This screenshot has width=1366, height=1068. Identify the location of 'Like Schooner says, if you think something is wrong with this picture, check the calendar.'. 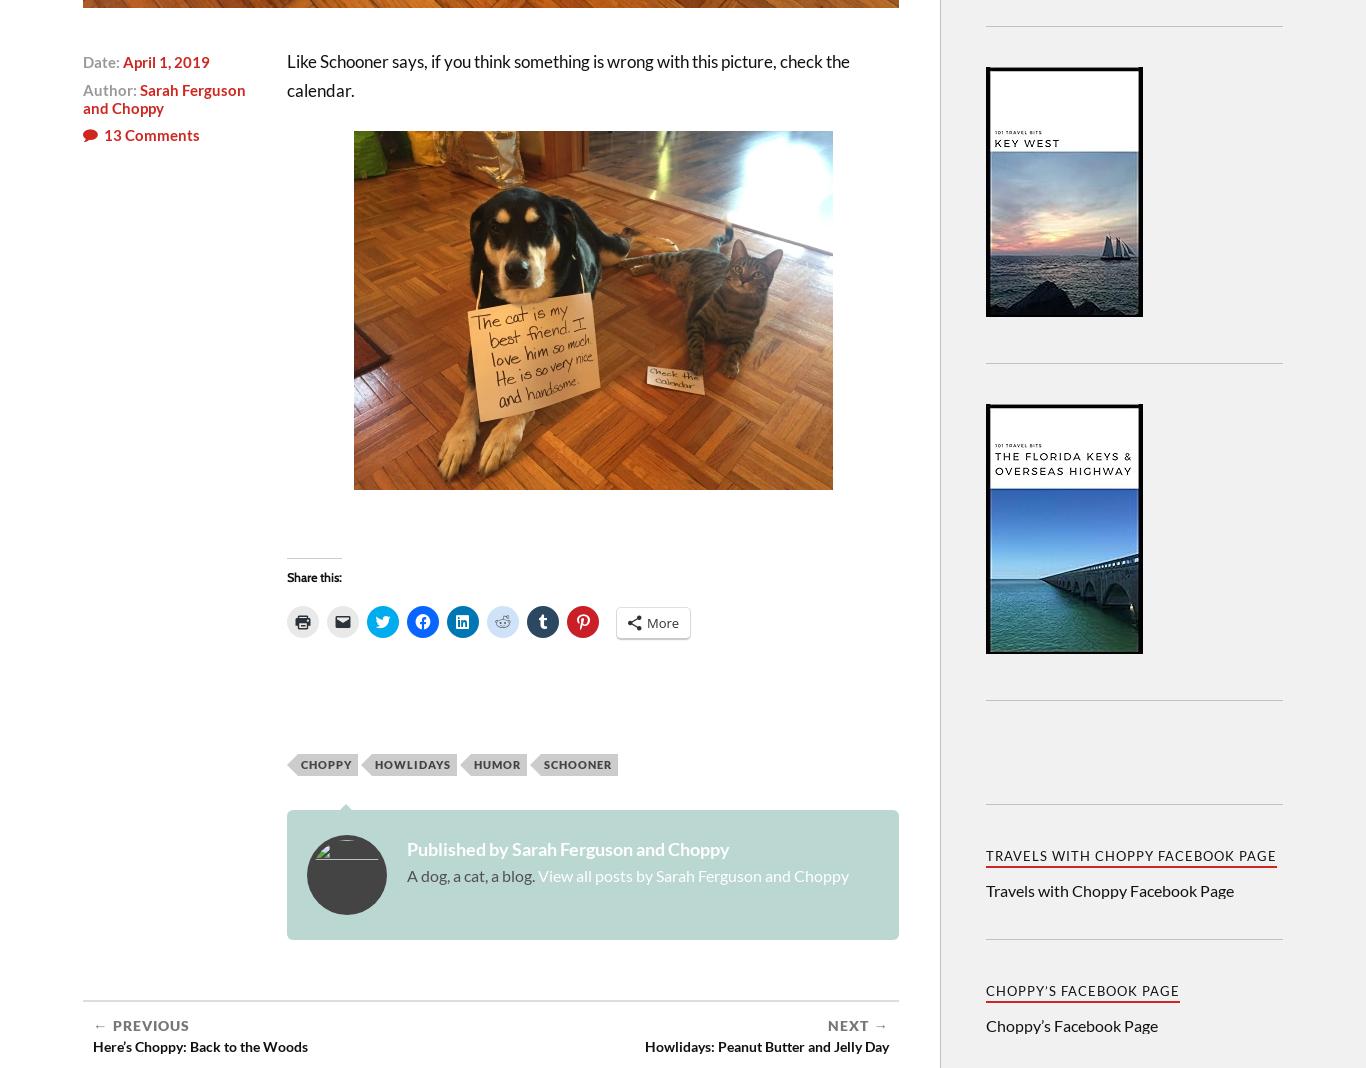
(568, 73).